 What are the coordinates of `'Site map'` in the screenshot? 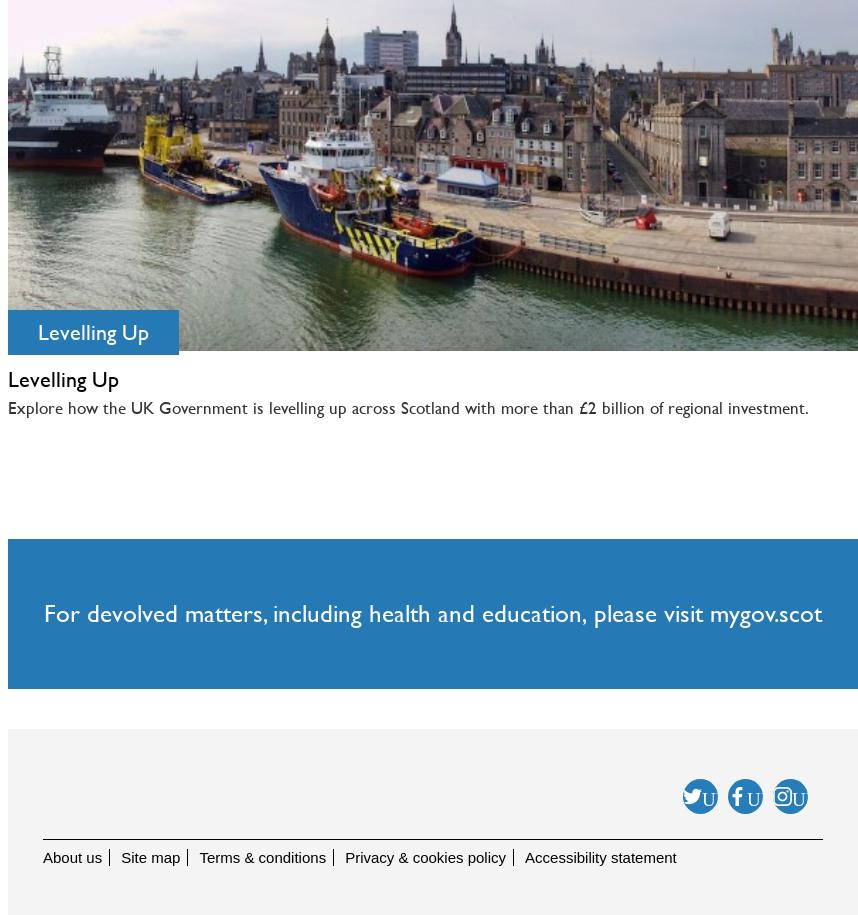 It's located at (149, 857).